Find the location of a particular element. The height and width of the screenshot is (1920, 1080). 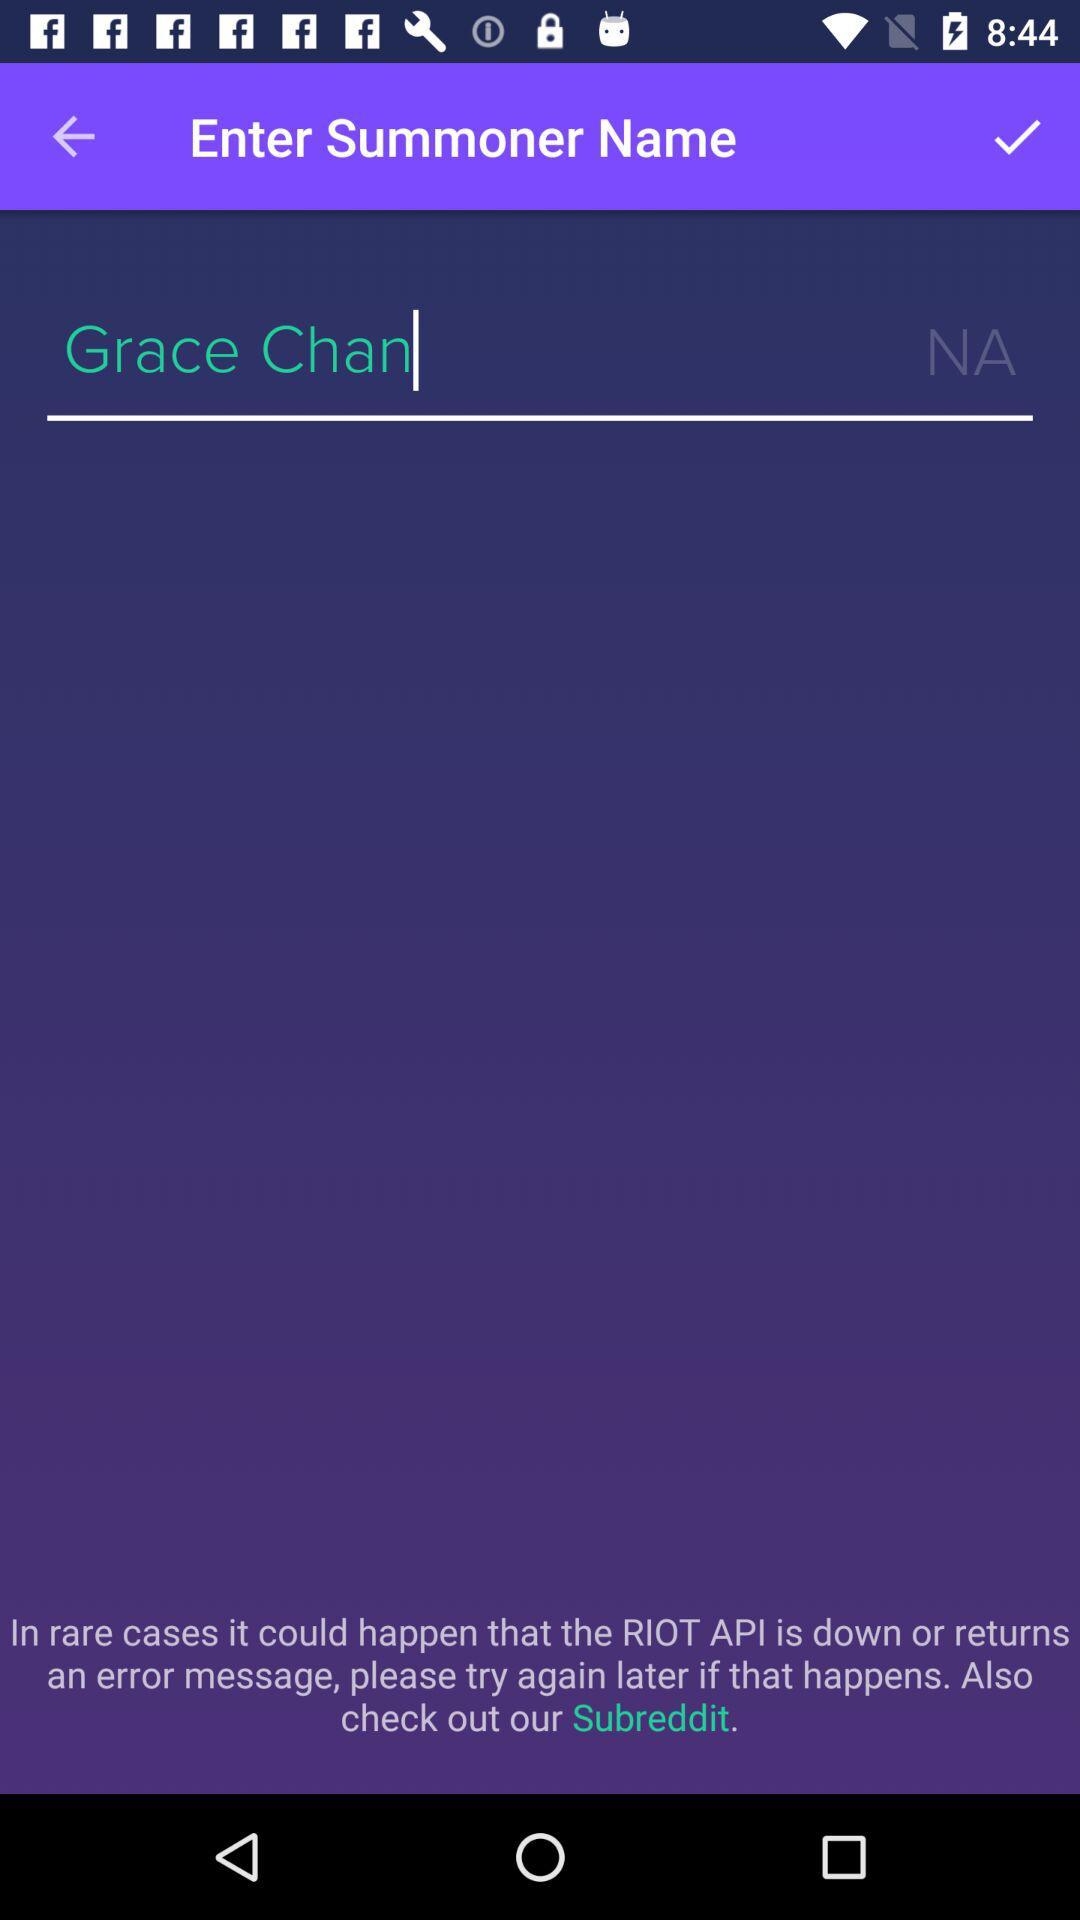

icon above the in rare cases icon is located at coordinates (540, 350).